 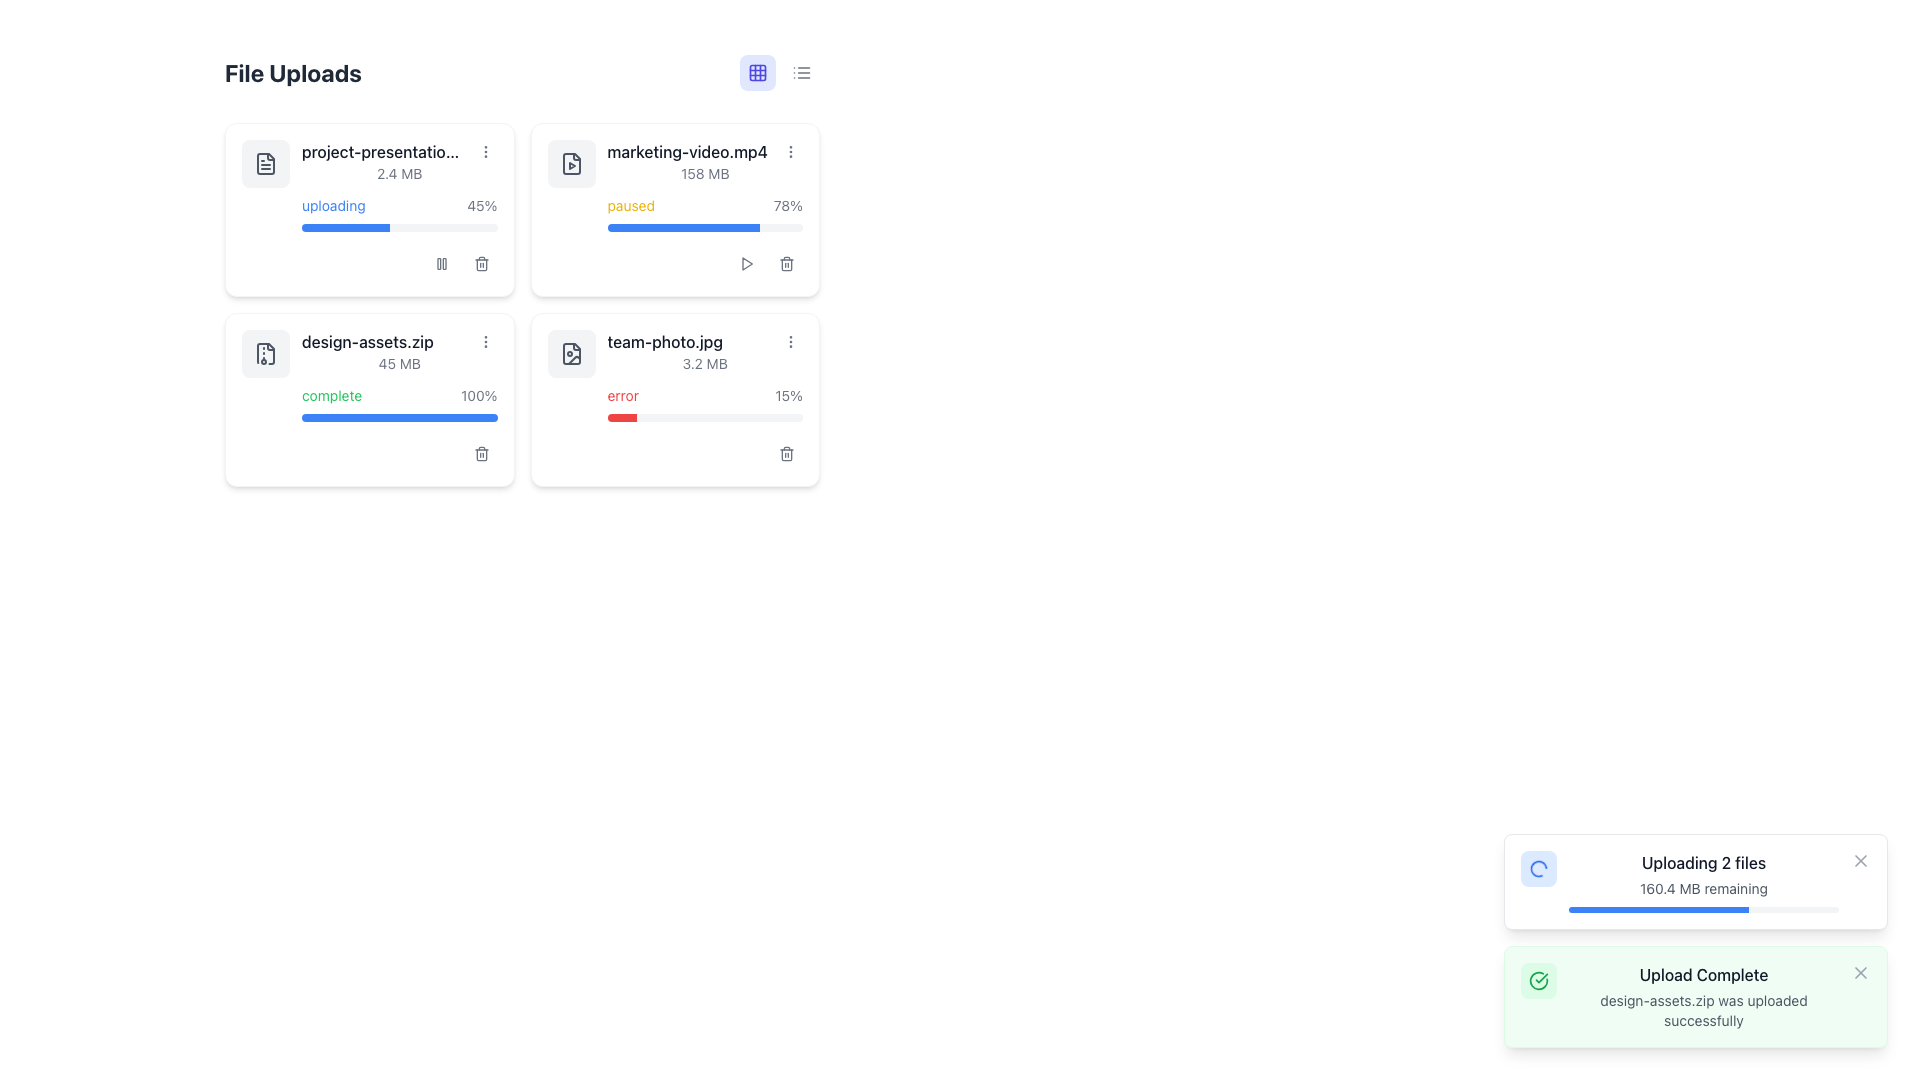 I want to click on the trash bin icon representing the delete action for the 'team-photo.jpg' file item located in the bottom-right section of the file items grid, so click(x=786, y=455).